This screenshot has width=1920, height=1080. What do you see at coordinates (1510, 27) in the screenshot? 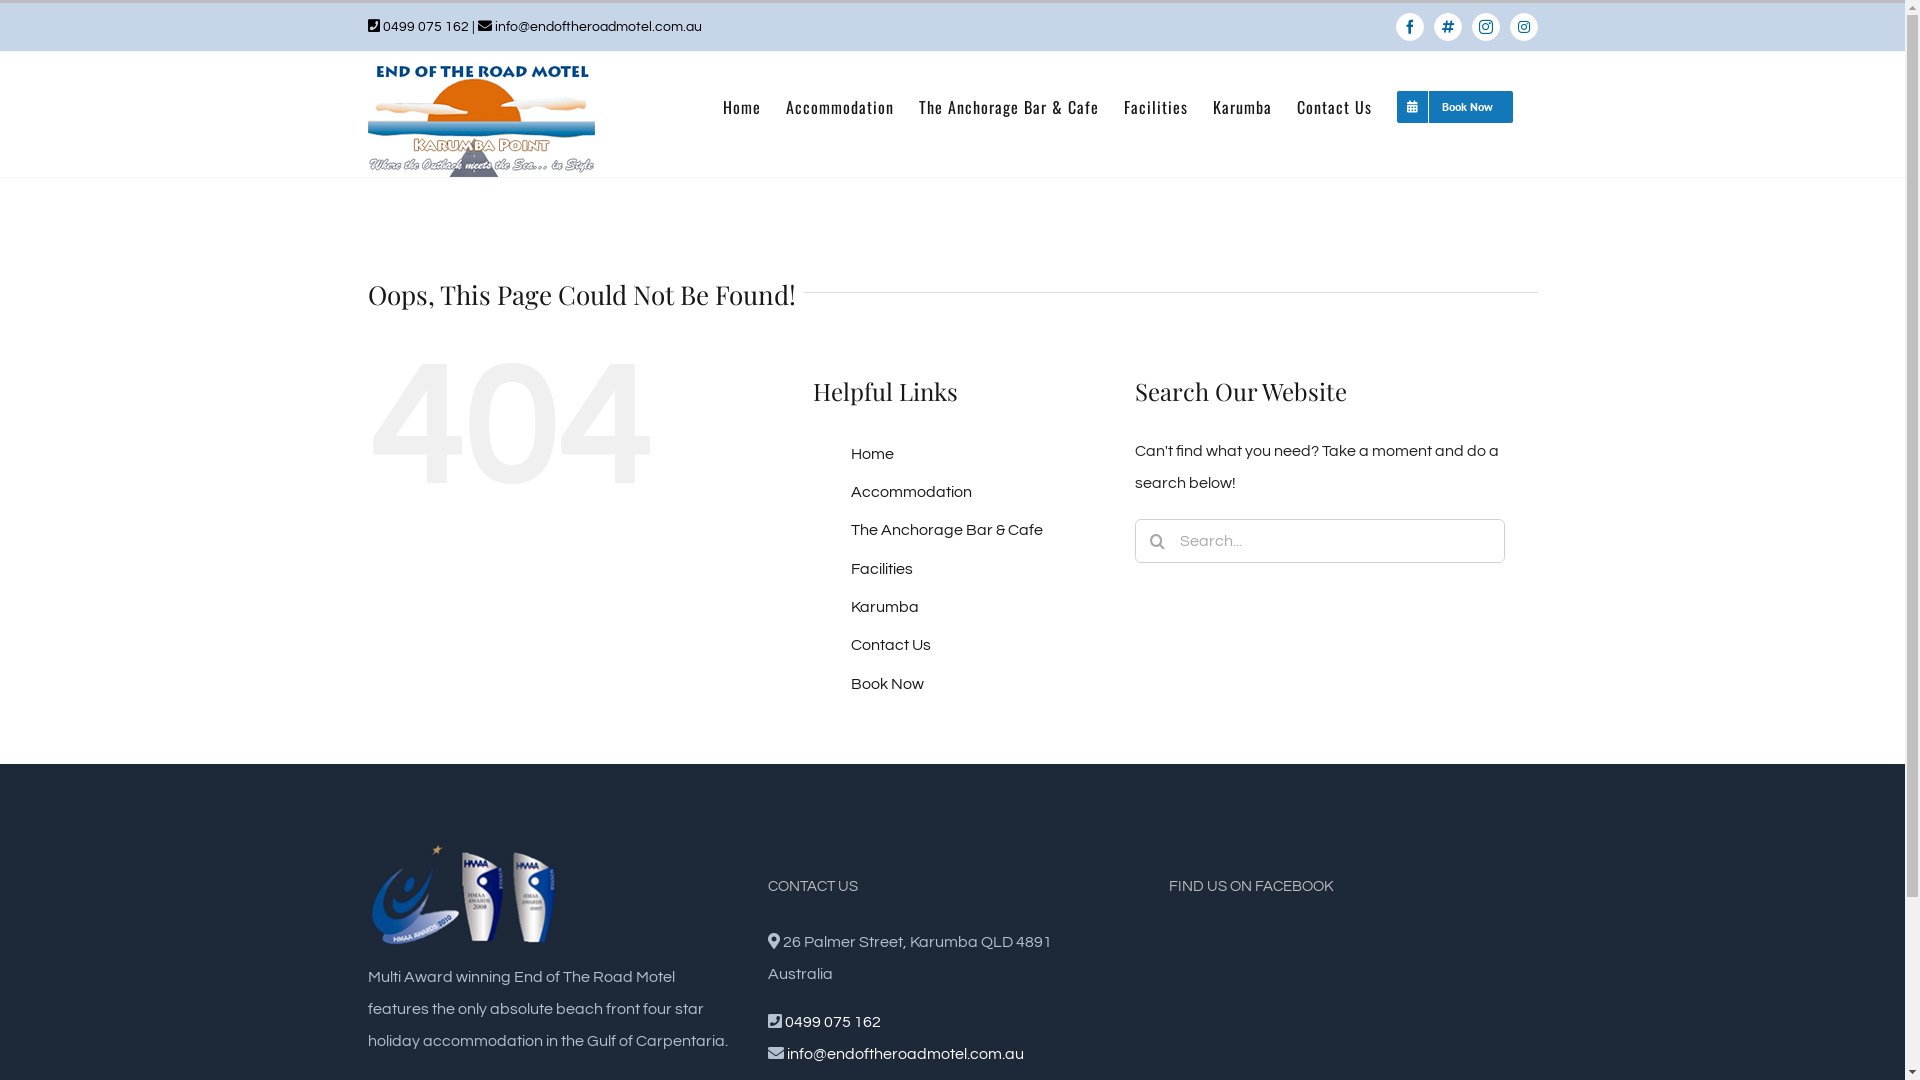
I see `'Instagram'` at bounding box center [1510, 27].